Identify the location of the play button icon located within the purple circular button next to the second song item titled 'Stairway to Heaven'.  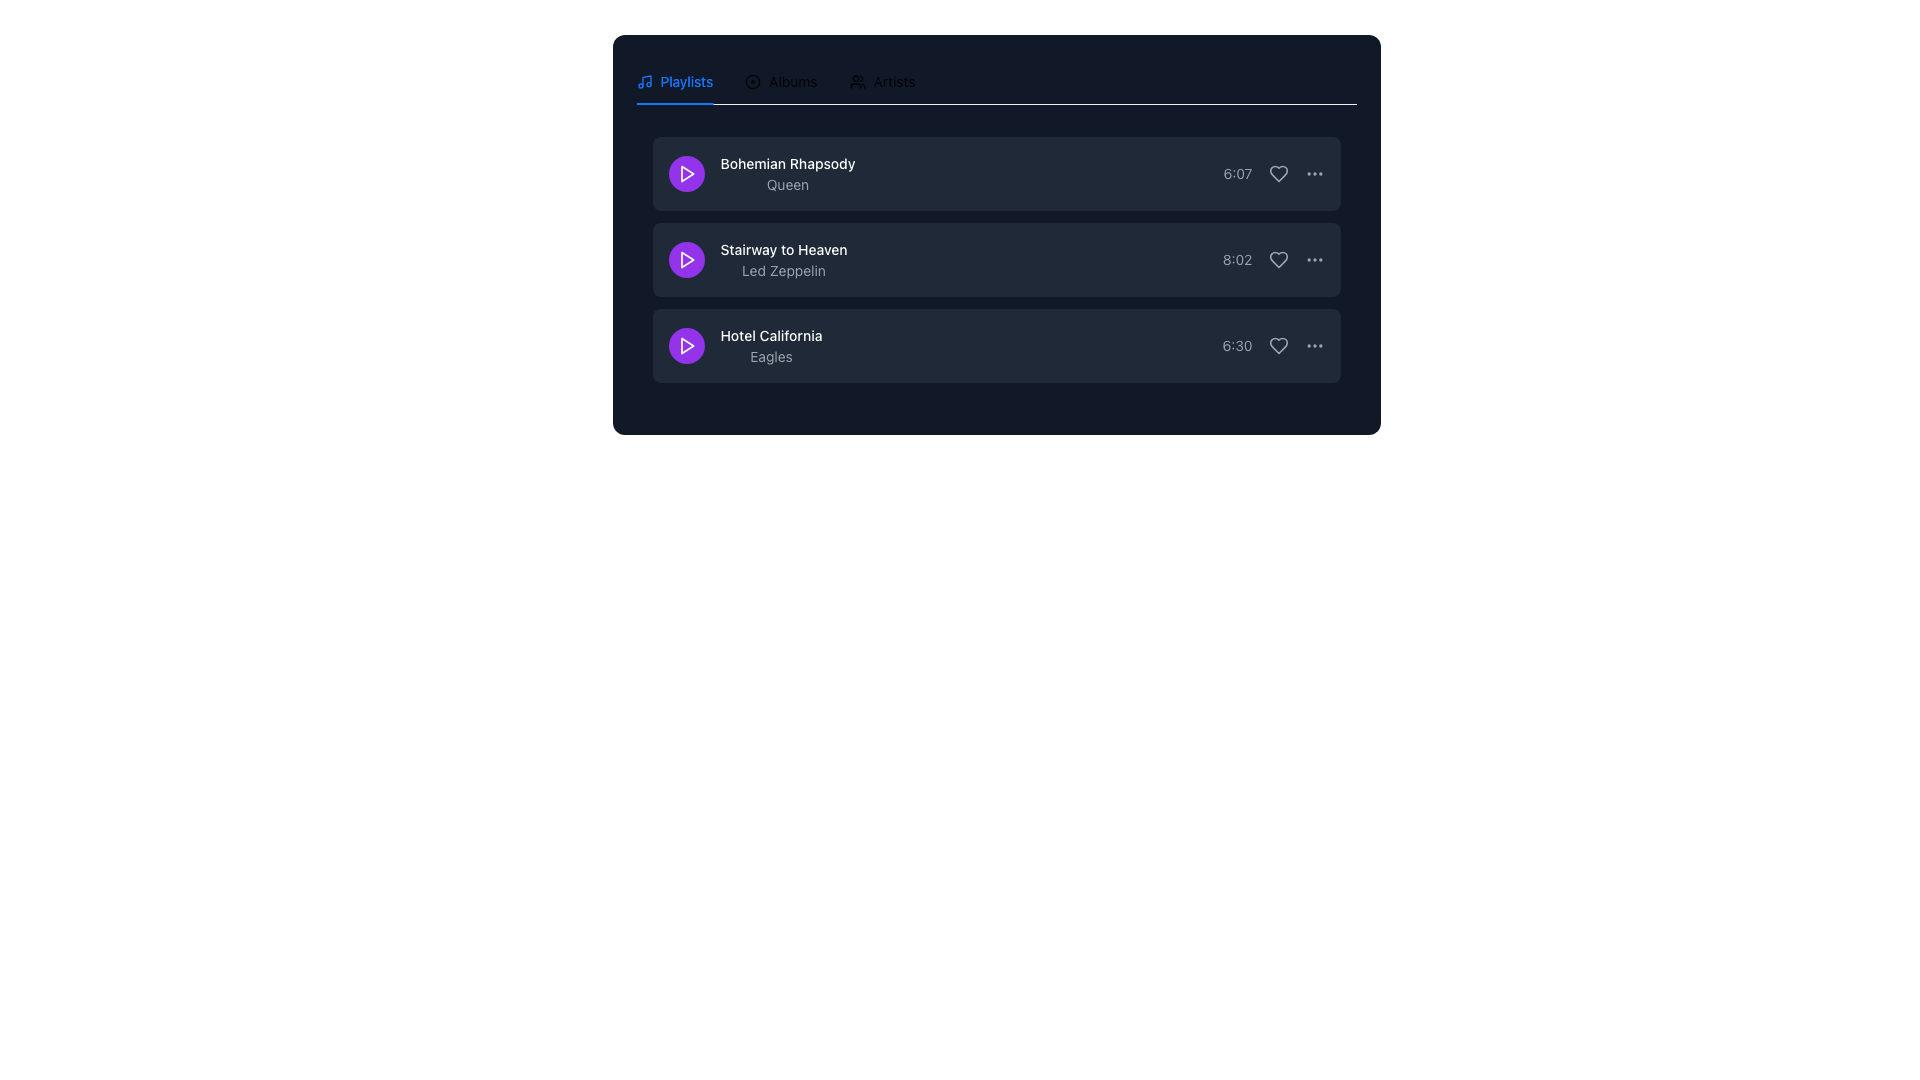
(686, 258).